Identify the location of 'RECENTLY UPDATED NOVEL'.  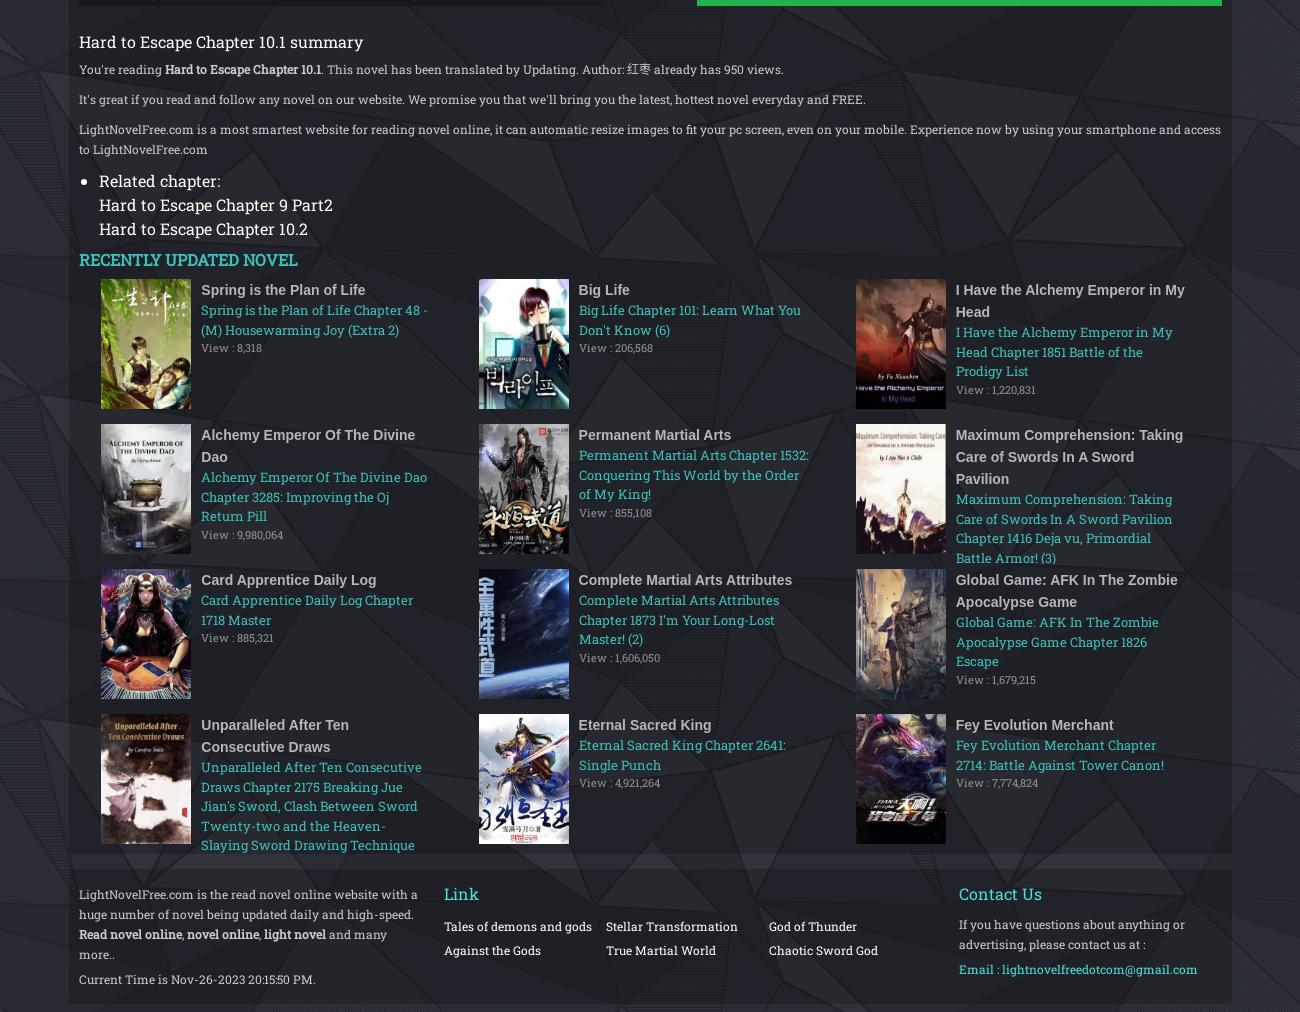
(186, 258).